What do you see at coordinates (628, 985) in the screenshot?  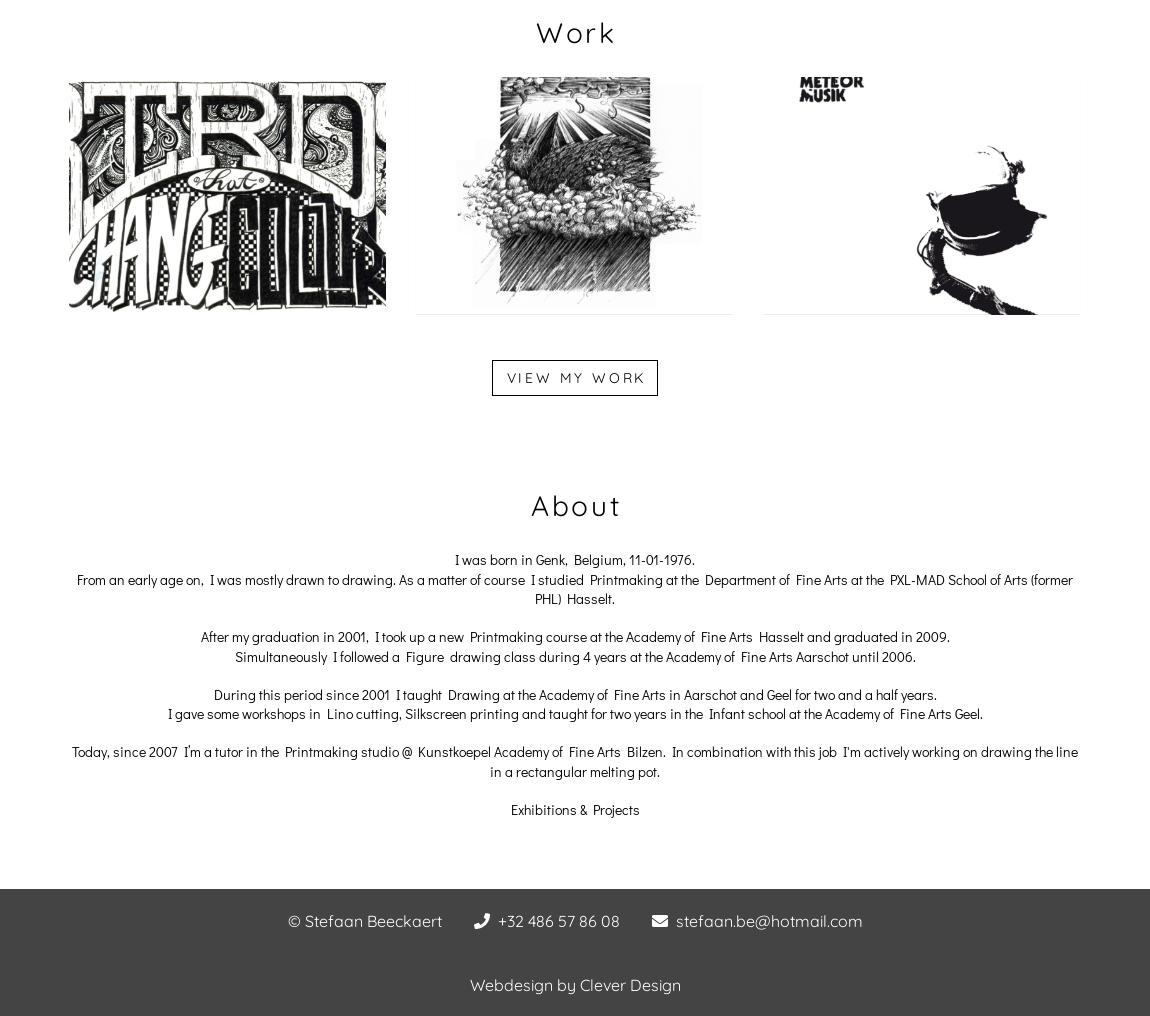 I see `'Clever Design'` at bounding box center [628, 985].